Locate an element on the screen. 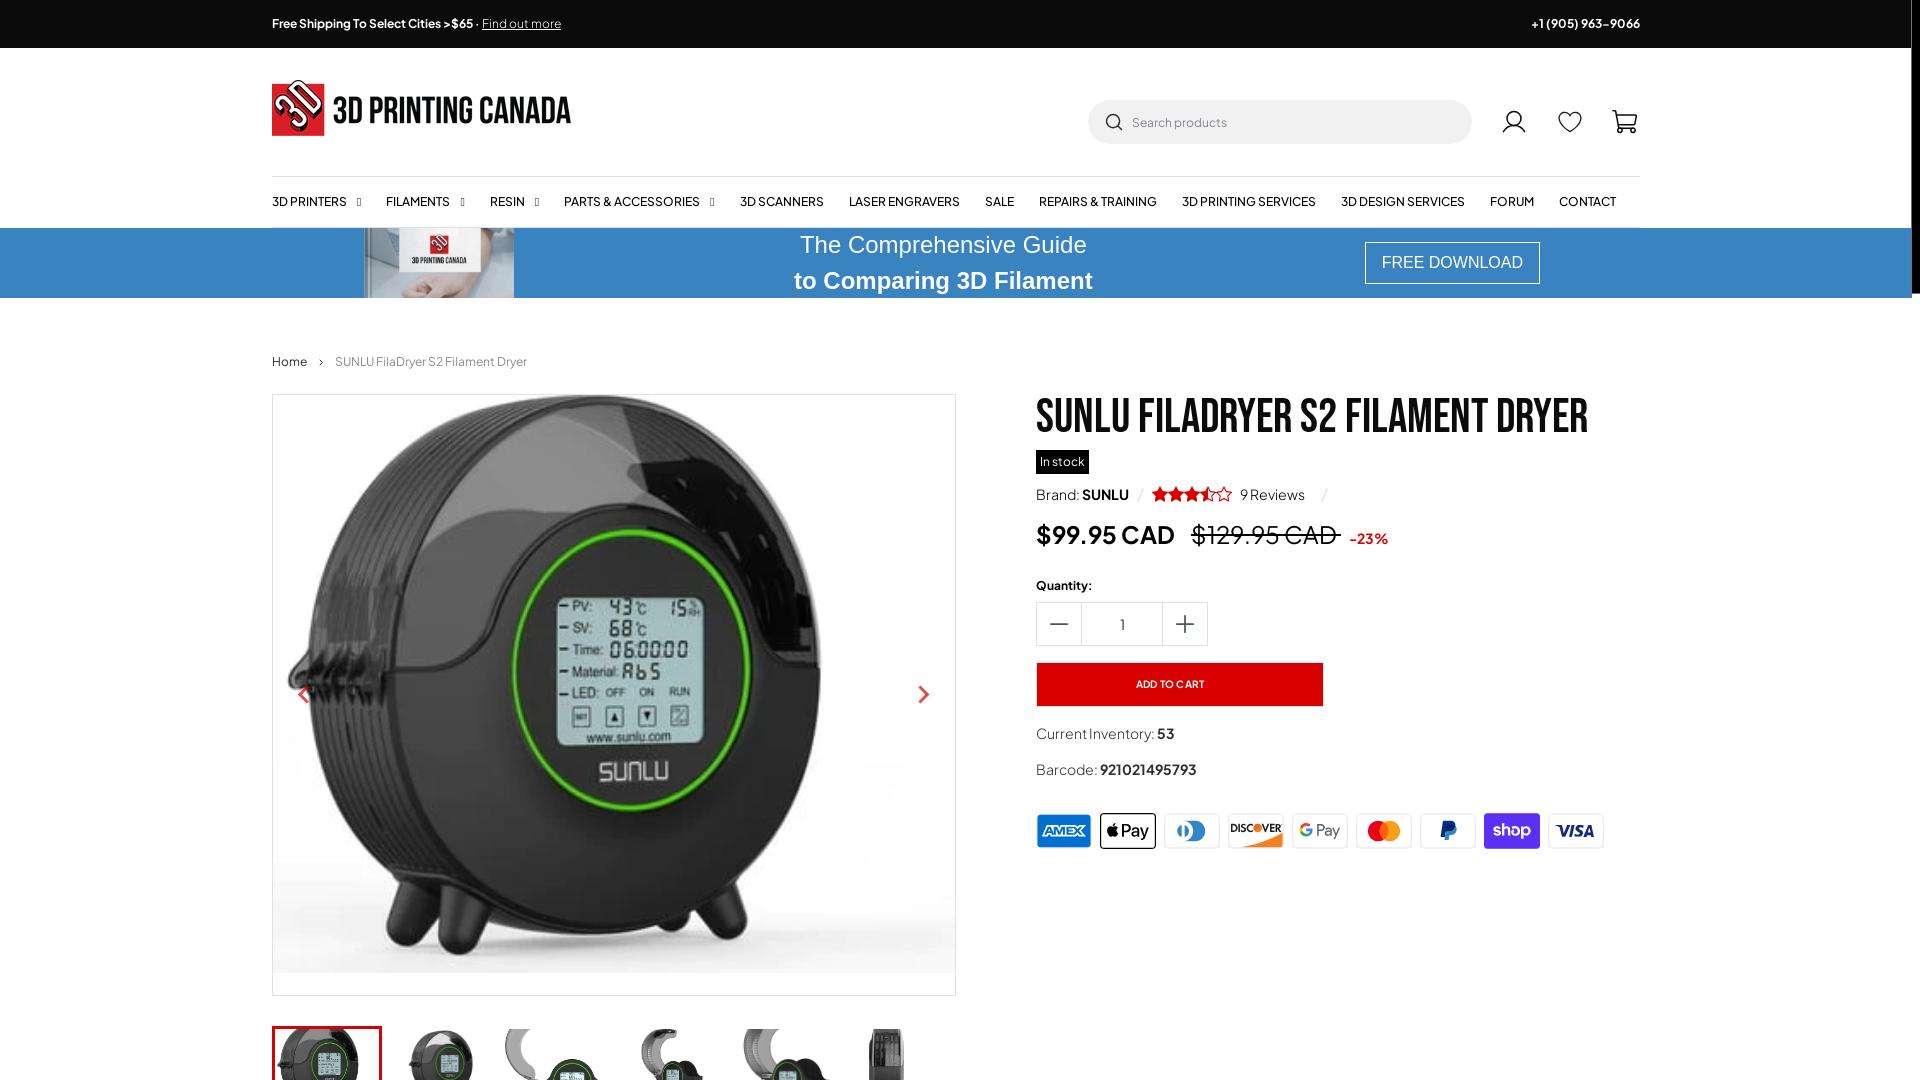  'ADD TO CART' is located at coordinates (1180, 683).